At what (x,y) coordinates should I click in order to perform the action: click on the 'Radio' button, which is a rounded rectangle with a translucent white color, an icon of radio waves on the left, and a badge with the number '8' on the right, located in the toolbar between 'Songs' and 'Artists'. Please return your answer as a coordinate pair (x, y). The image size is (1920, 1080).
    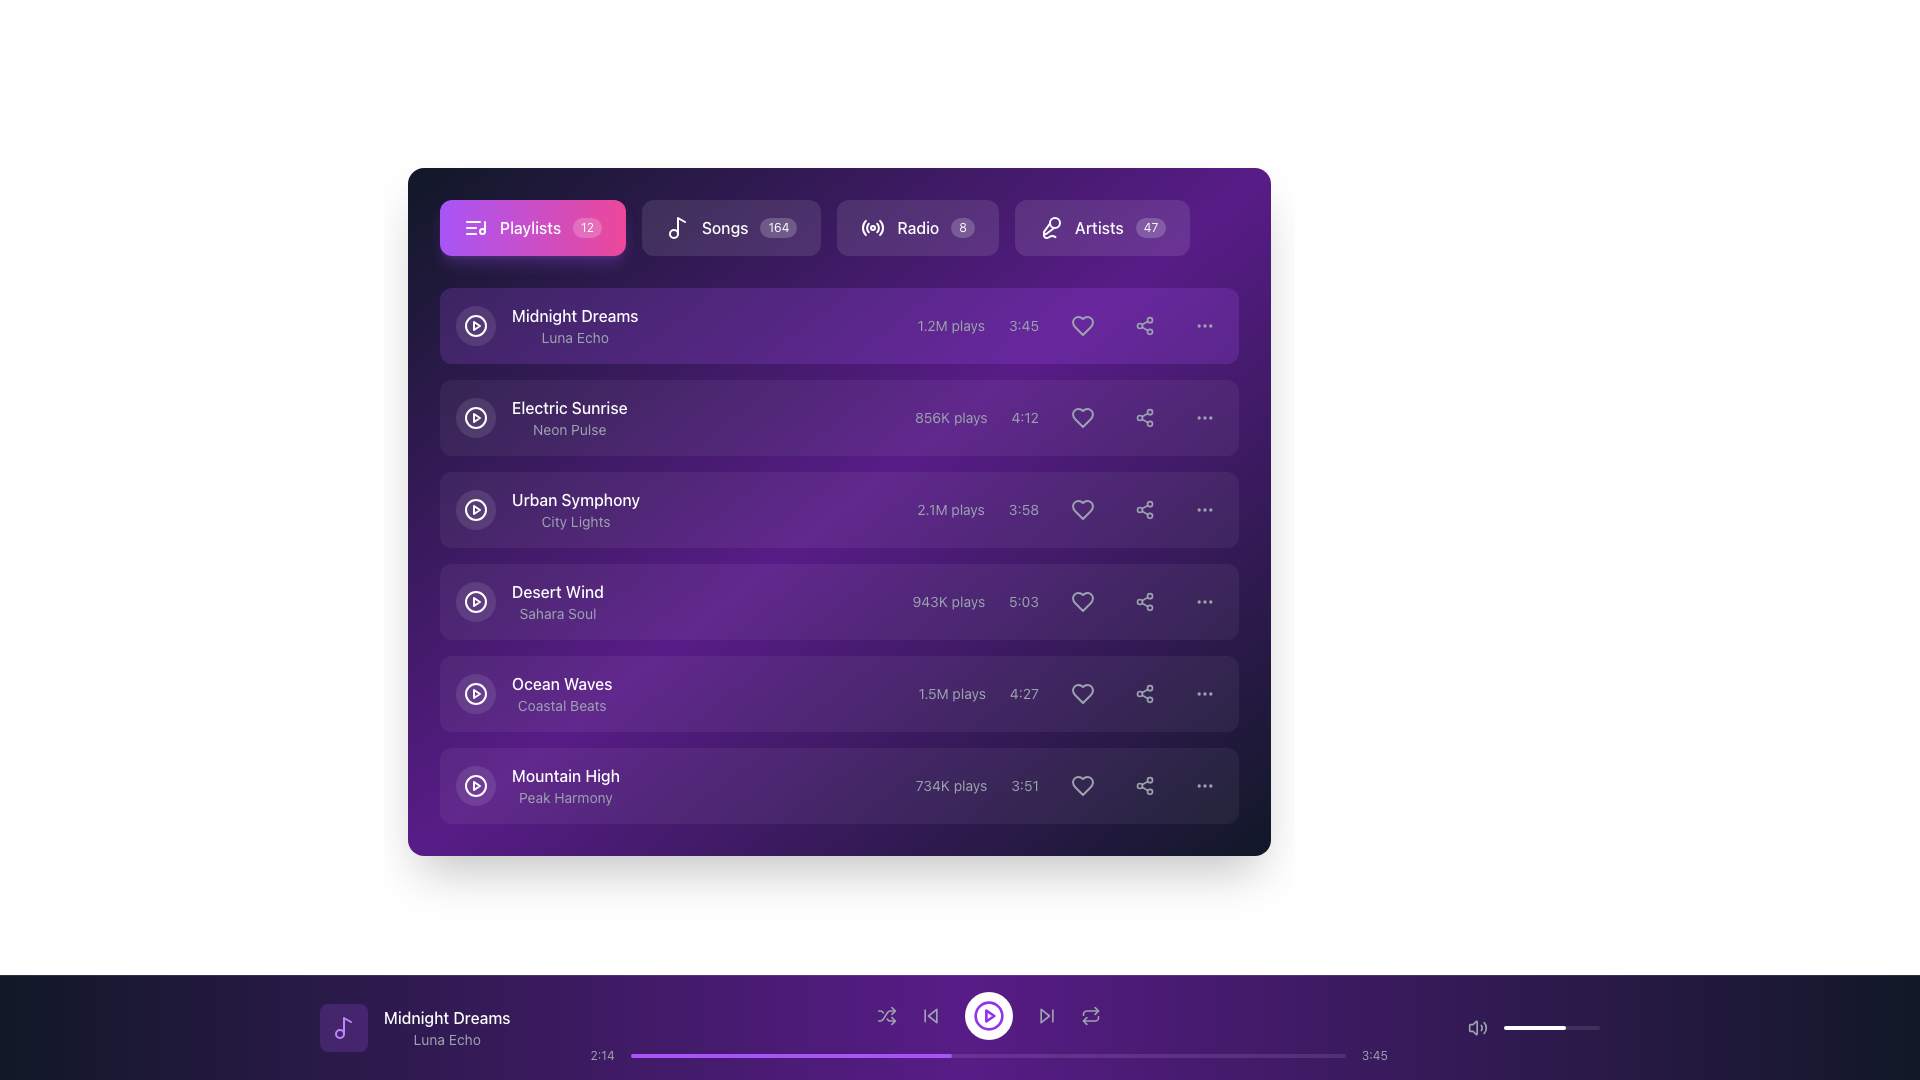
    Looking at the image, I should click on (917, 226).